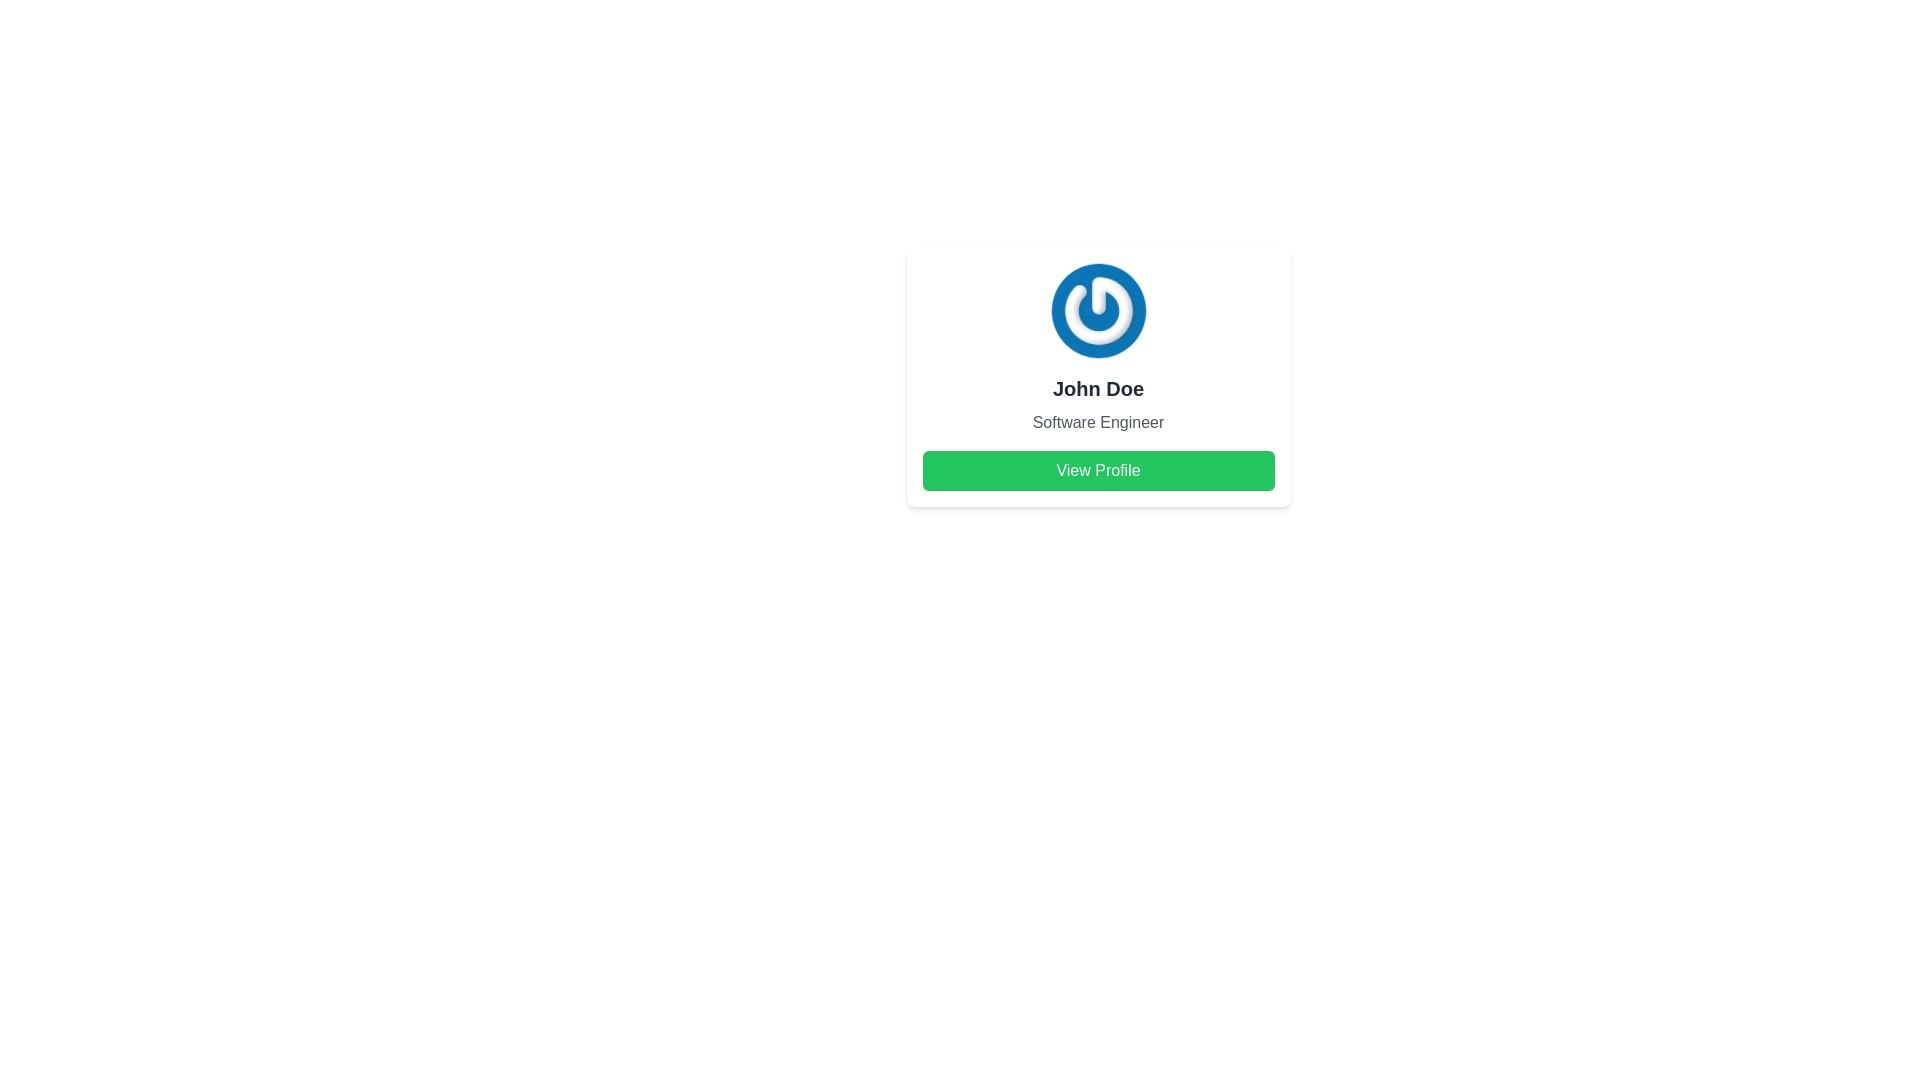  What do you see at coordinates (1132, 343) in the screenshot?
I see `the small pen icon located at the bottom-right corner of the circular user avatar` at bounding box center [1132, 343].